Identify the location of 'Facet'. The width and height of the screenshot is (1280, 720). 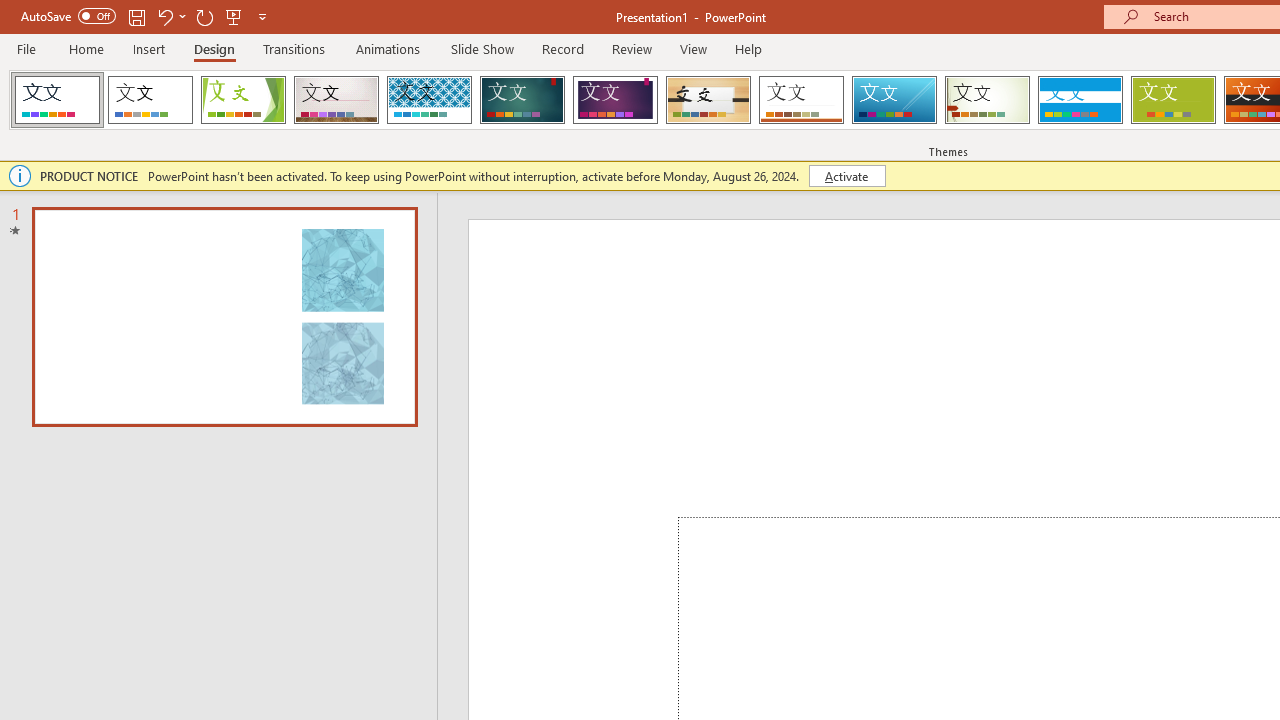
(242, 100).